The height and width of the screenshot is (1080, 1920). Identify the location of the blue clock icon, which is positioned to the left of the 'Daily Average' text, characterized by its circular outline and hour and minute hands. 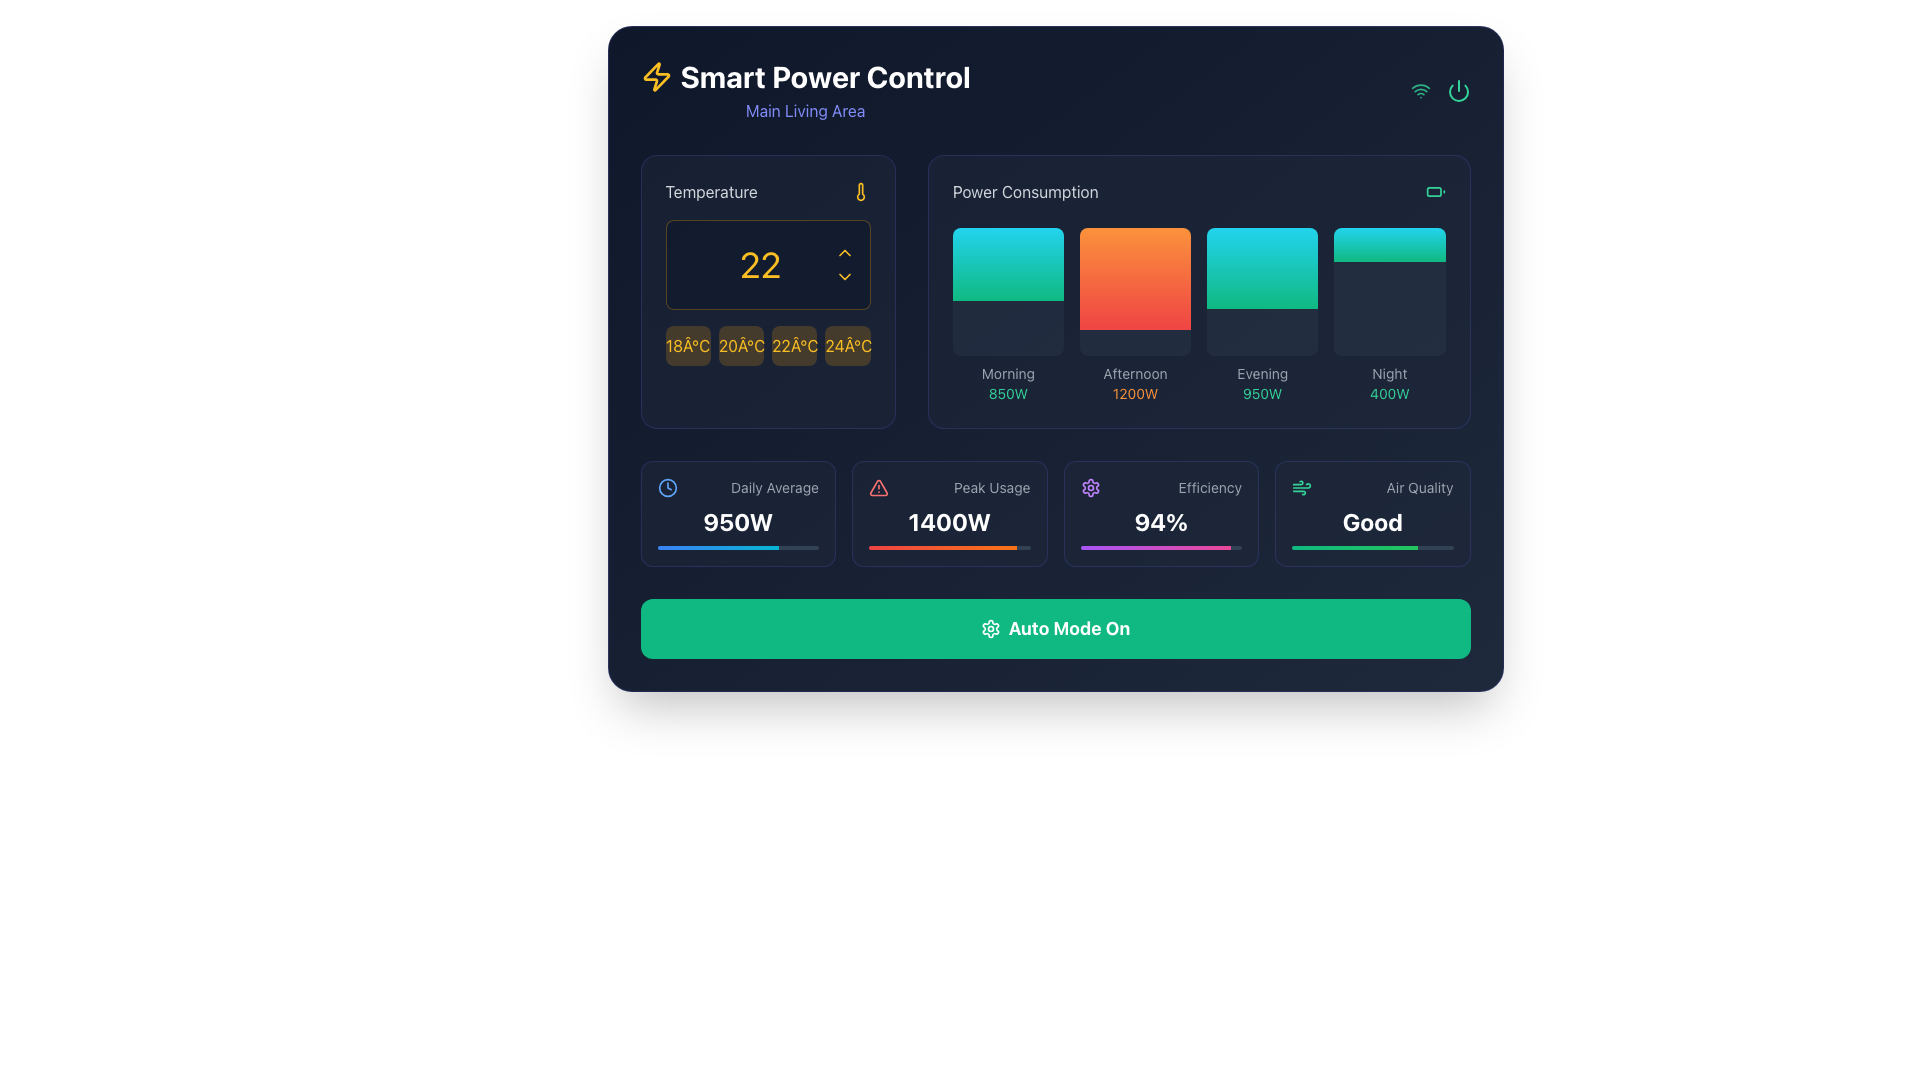
(667, 488).